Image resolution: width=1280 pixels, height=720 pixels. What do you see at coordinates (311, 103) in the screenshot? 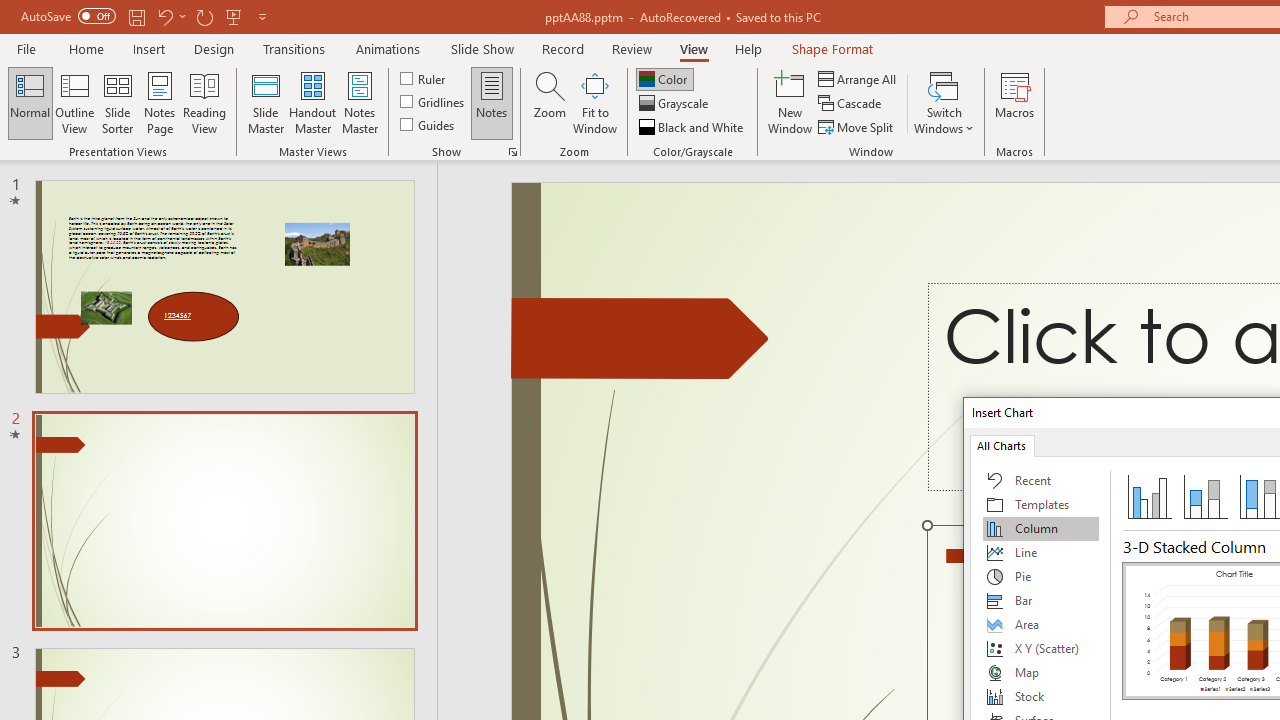
I see `'Handout Master'` at bounding box center [311, 103].